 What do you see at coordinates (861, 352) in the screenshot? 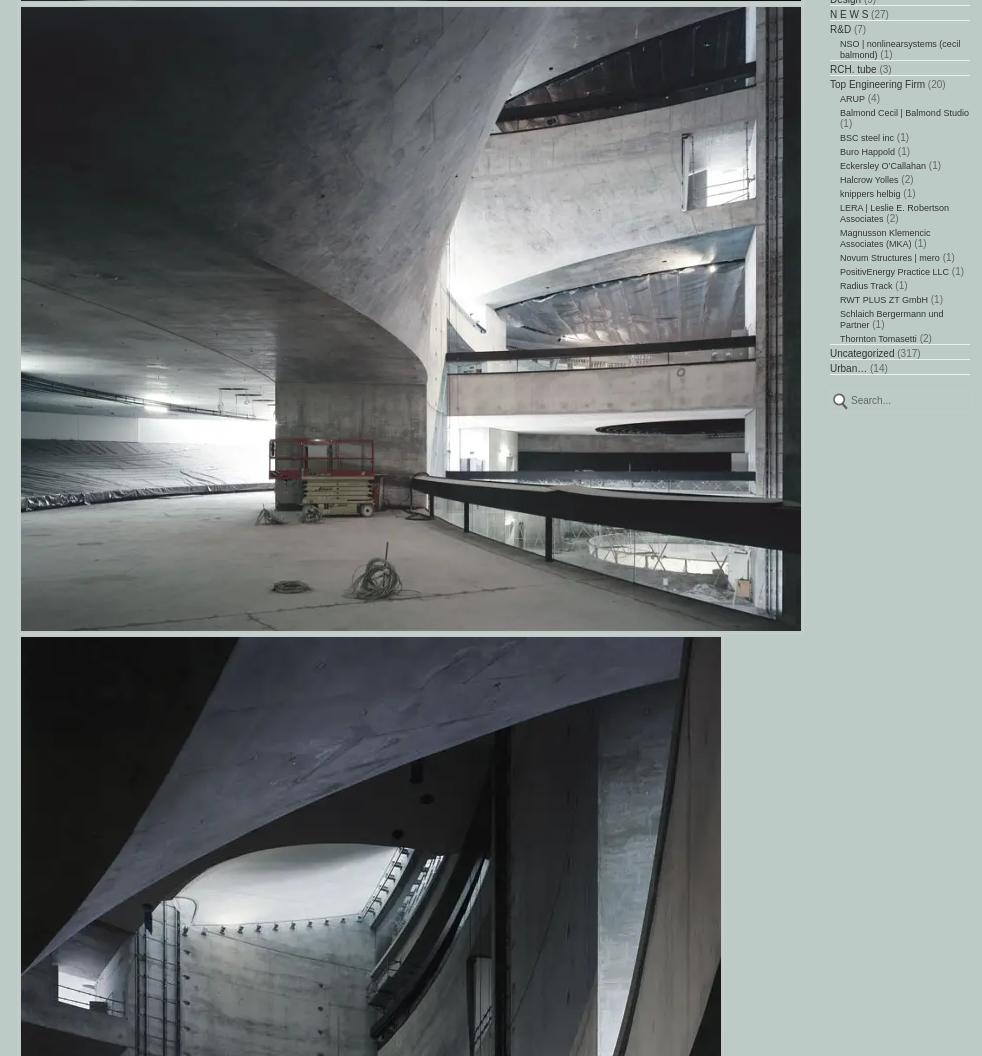
I see `'Uncategorized'` at bounding box center [861, 352].